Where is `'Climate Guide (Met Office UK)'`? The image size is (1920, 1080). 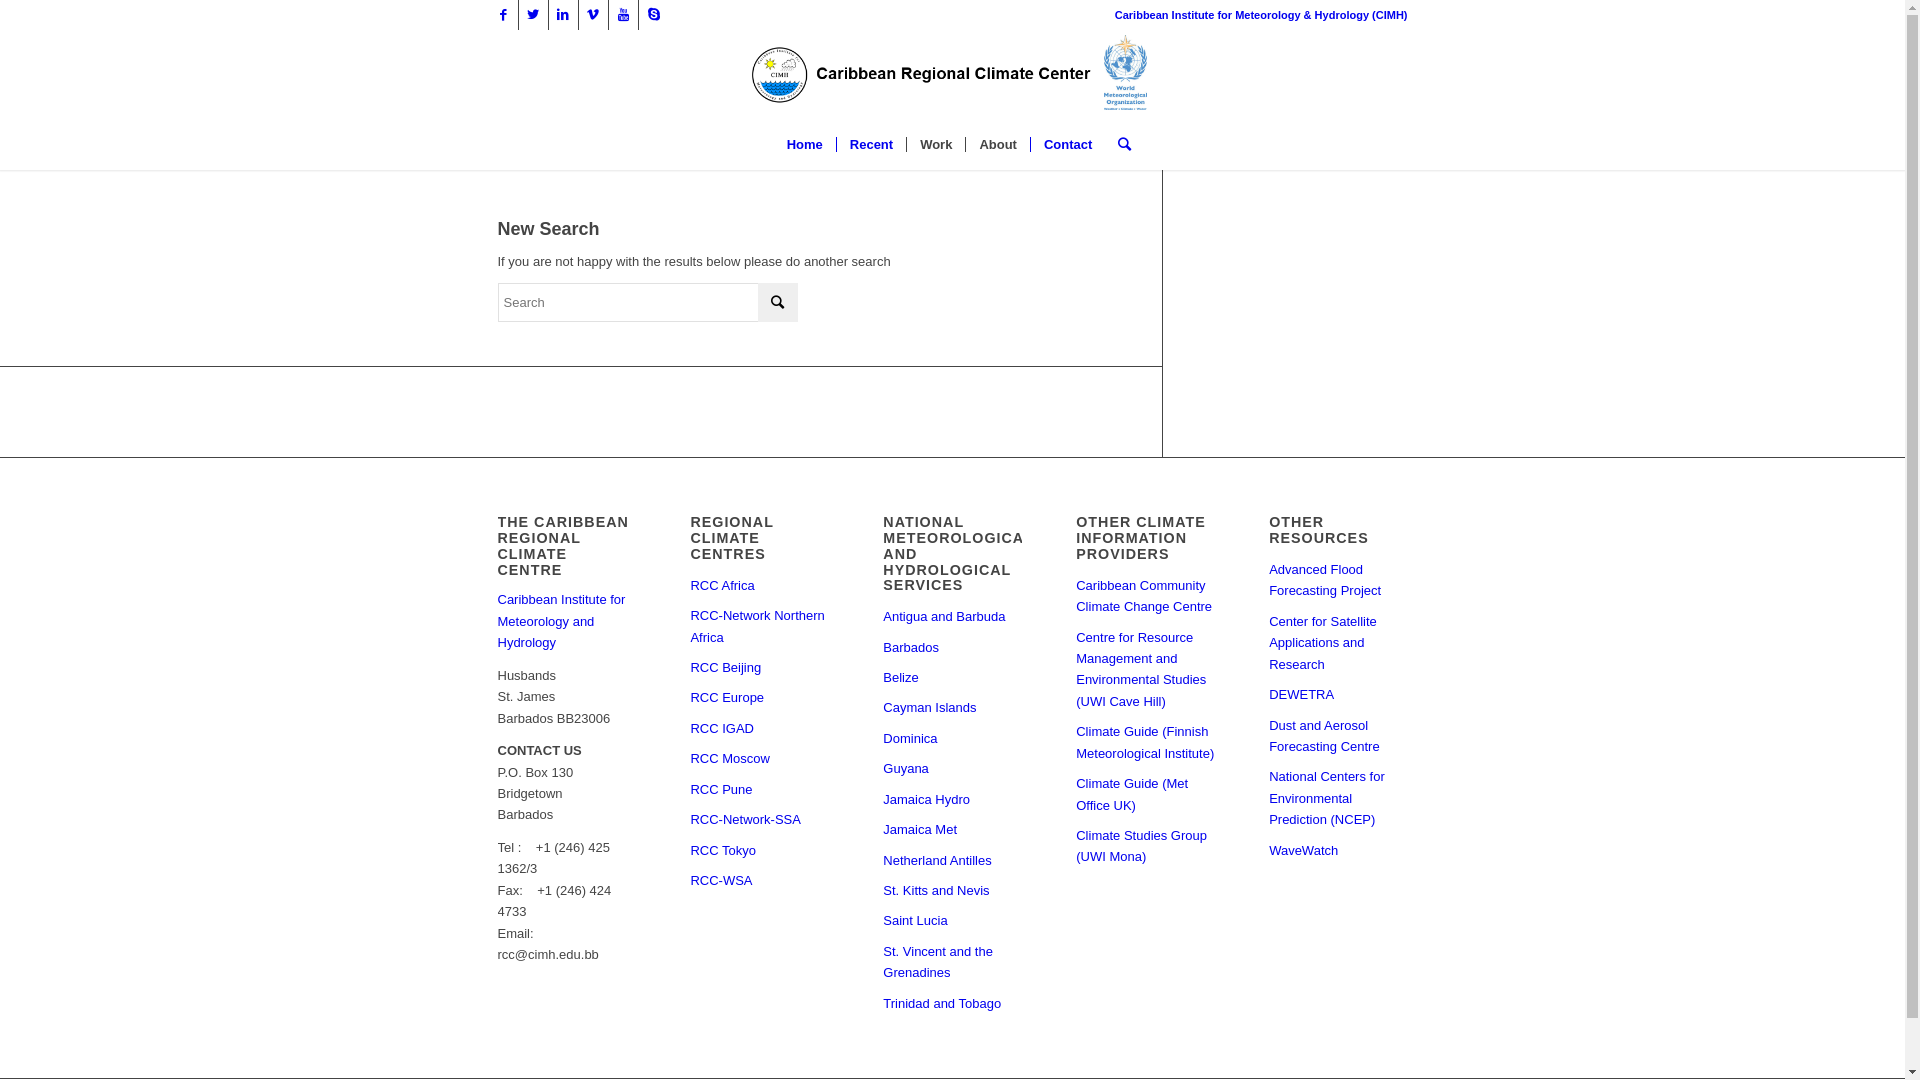 'Climate Guide (Met Office UK)' is located at coordinates (1145, 793).